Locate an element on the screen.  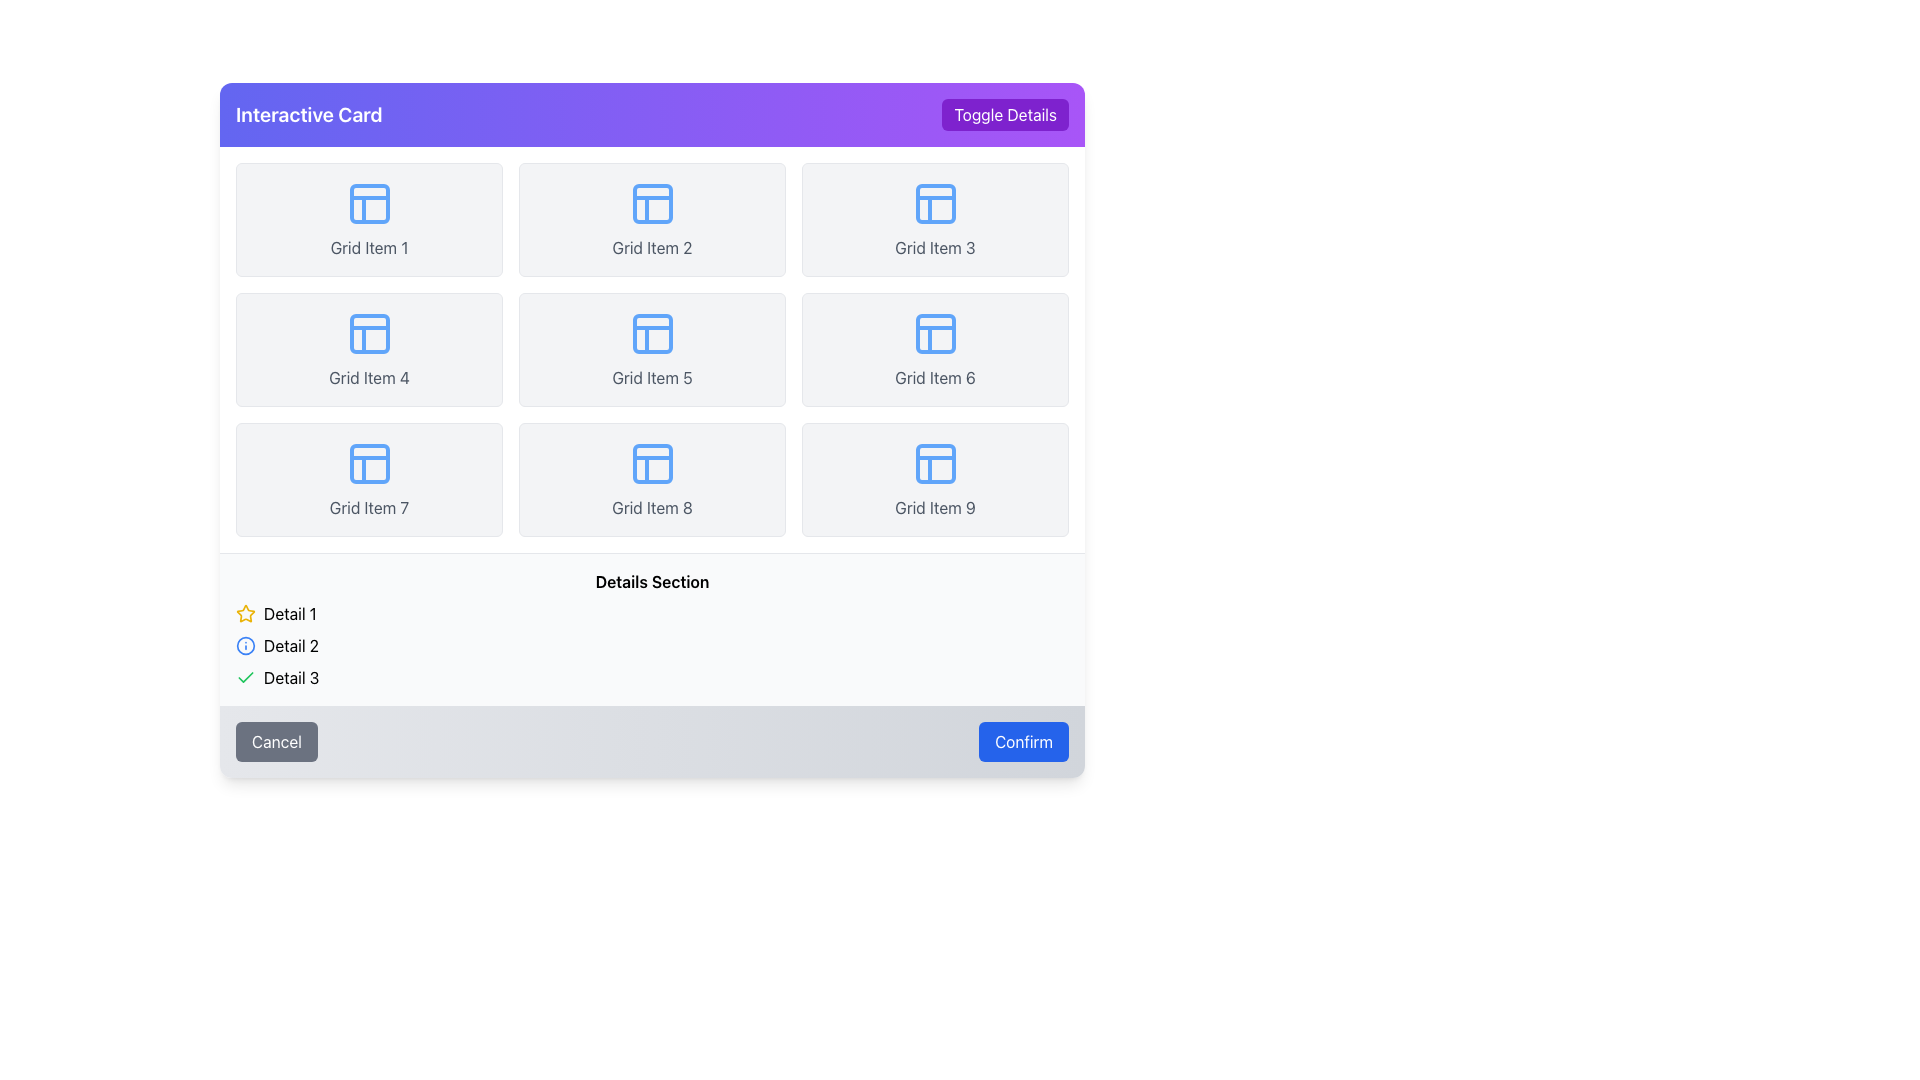
text label displaying 'Grid Item 1', which is styled with gray-colored text and located in the first grid item of the leftmost column in the top row of a 3x3 grid layout is located at coordinates (369, 246).